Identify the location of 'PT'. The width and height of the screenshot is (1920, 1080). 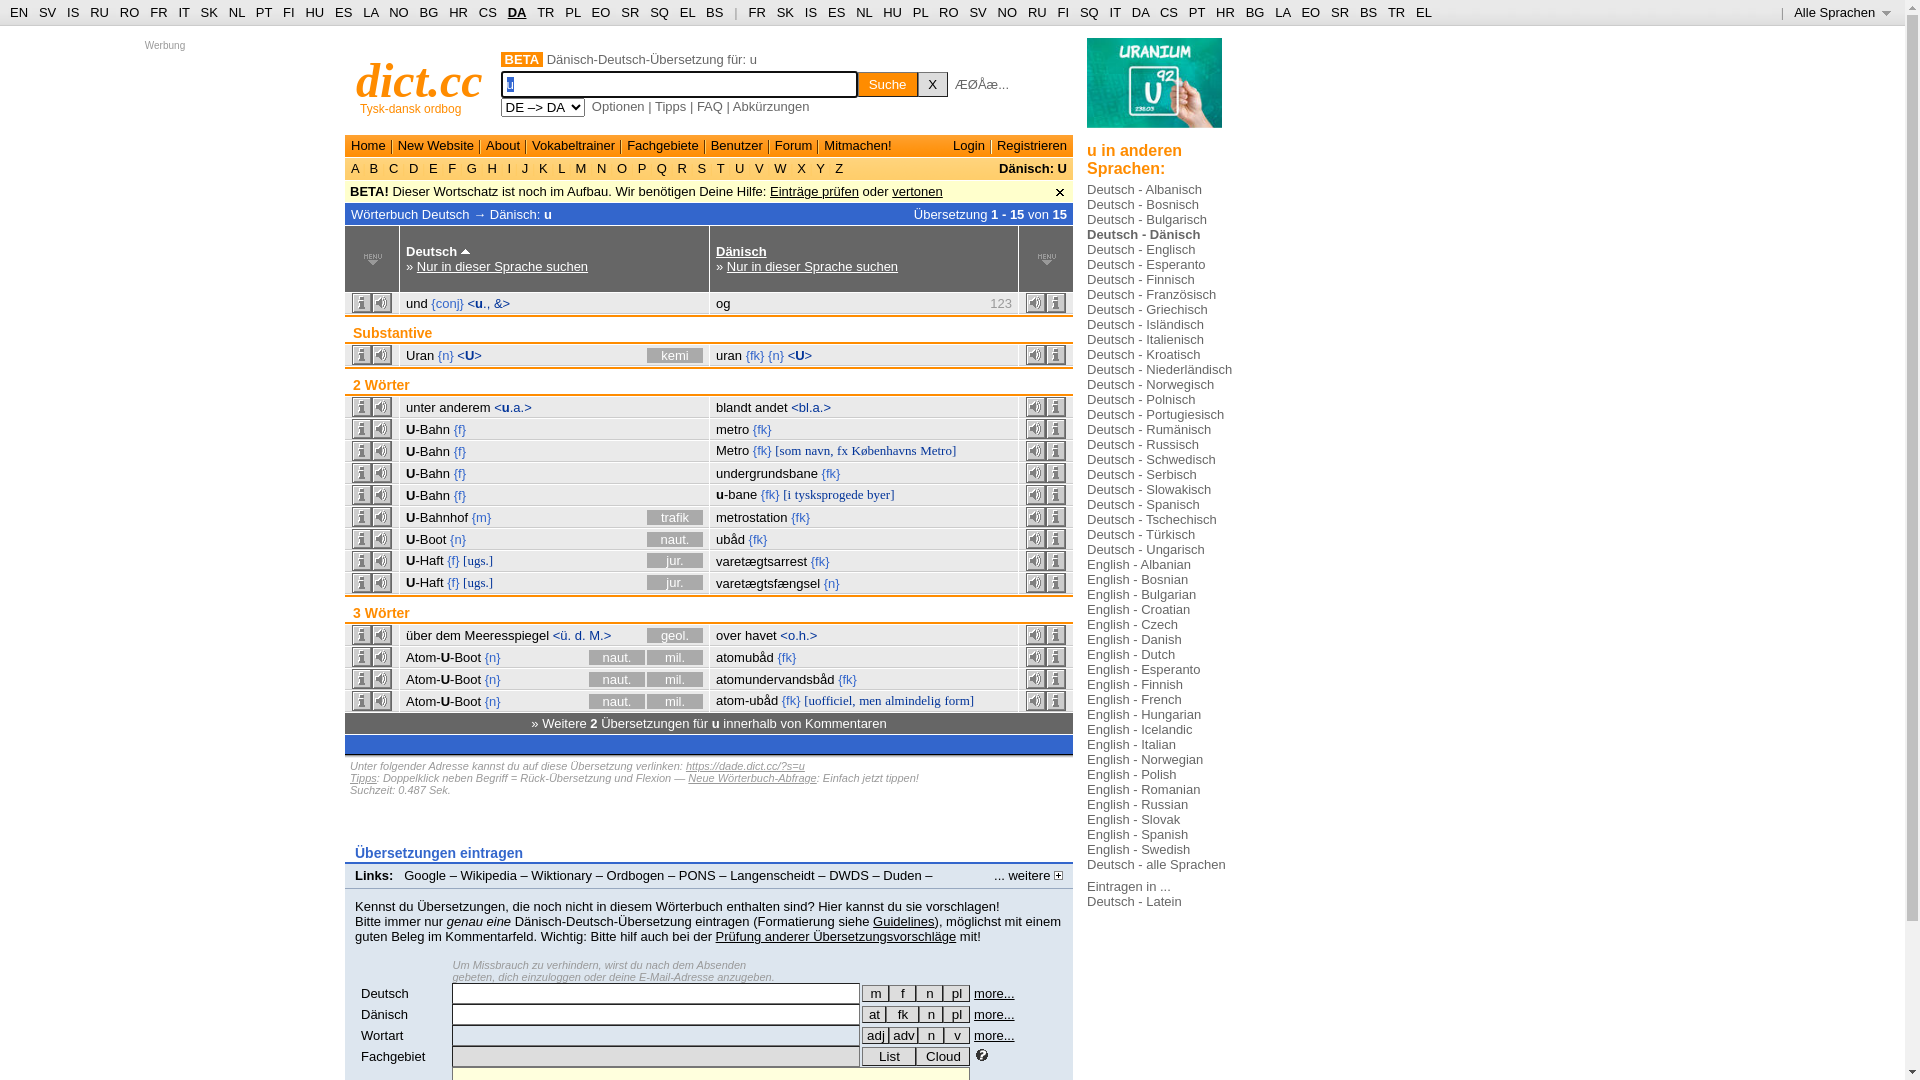
(263, 12).